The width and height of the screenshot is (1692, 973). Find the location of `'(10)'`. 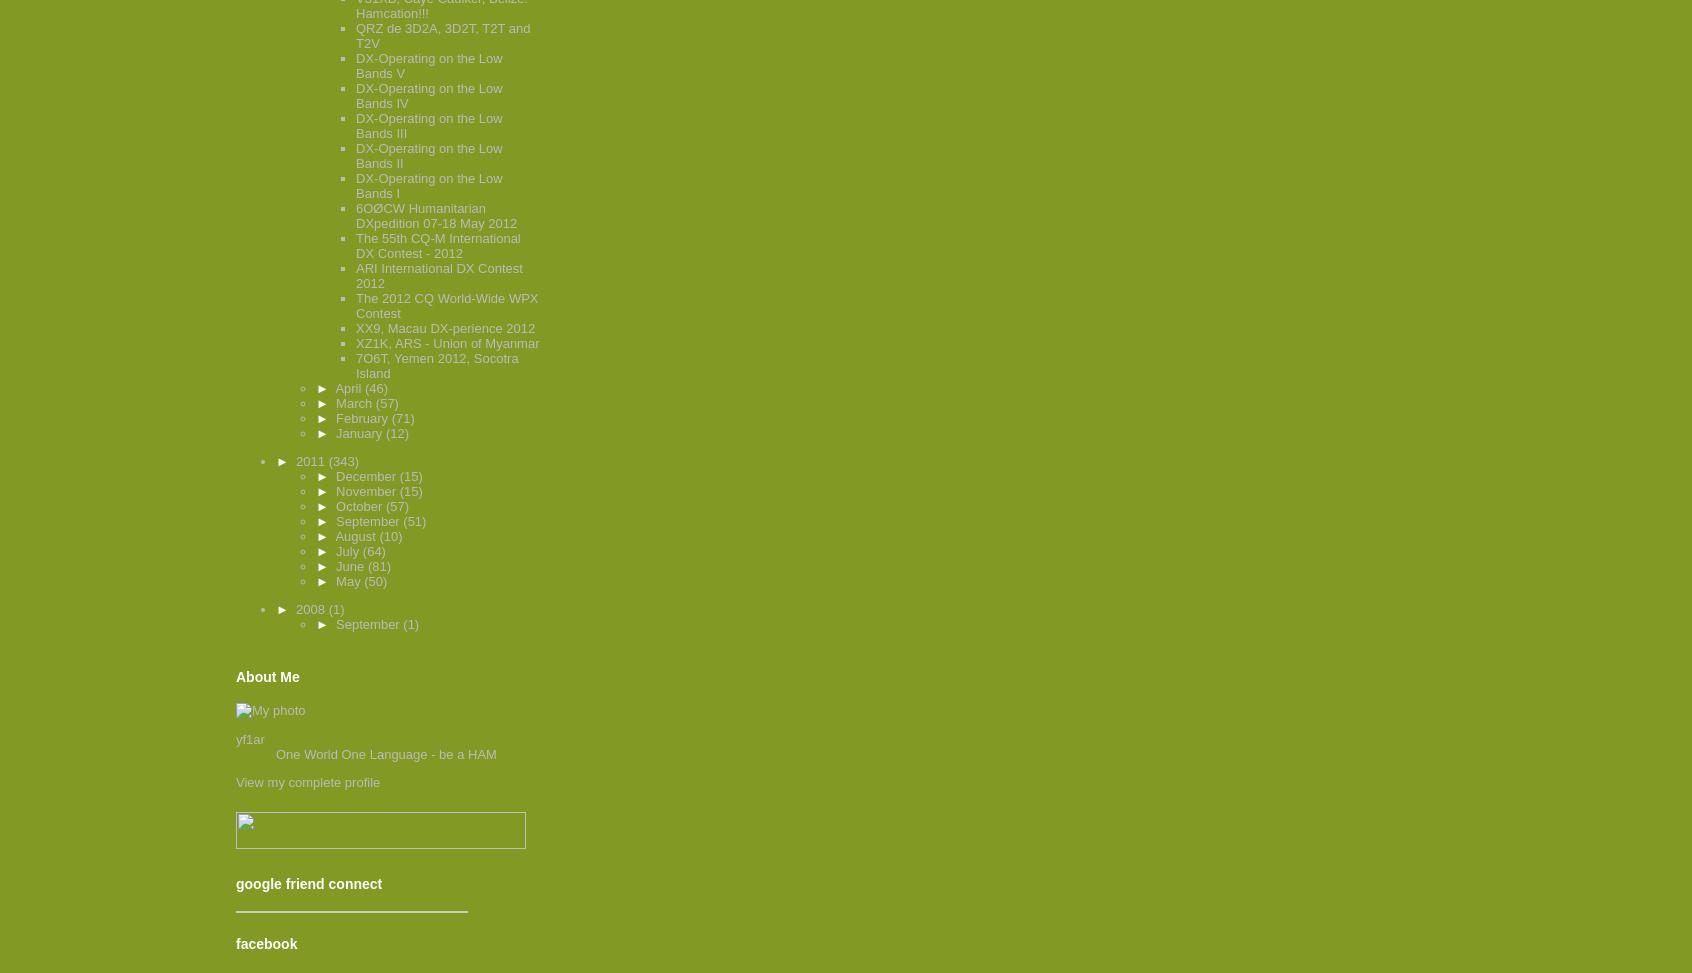

'(10)' is located at coordinates (390, 535).